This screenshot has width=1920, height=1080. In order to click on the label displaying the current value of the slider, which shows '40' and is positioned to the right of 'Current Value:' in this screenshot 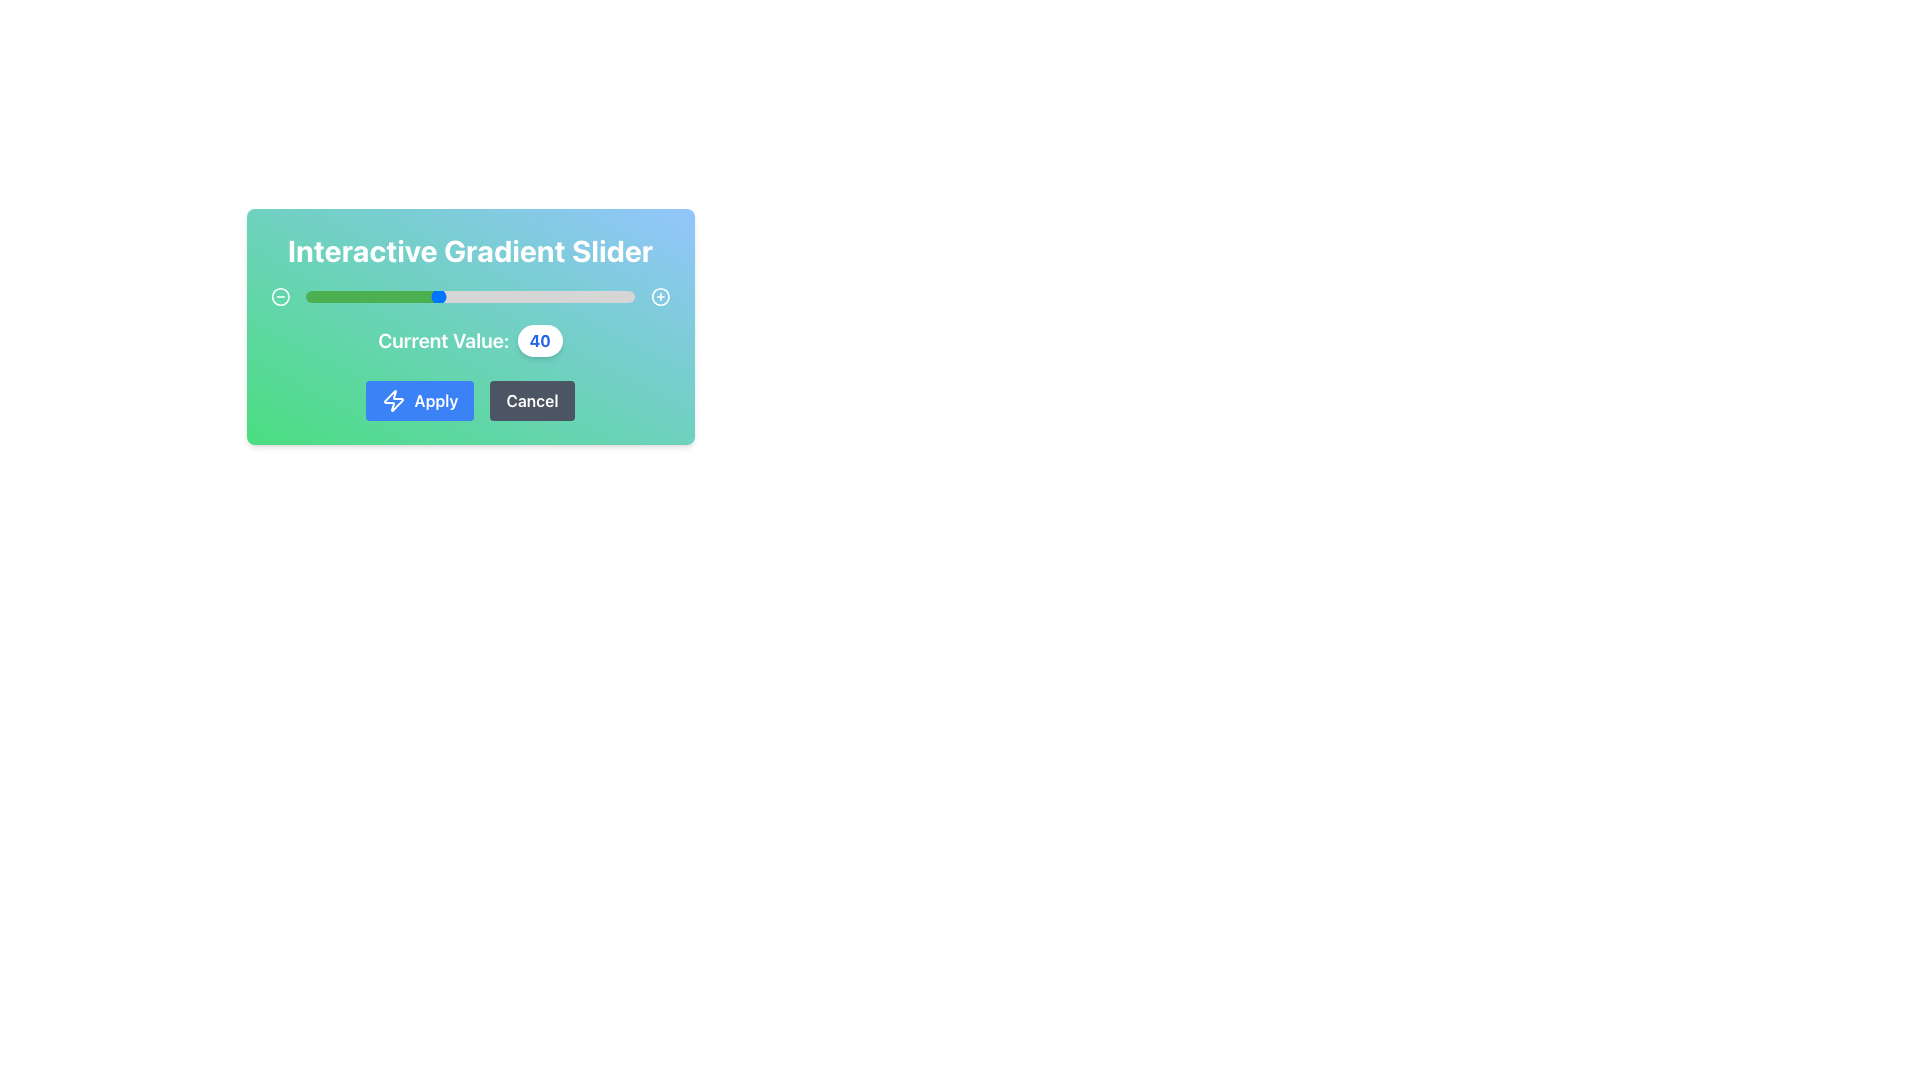, I will do `click(540, 339)`.